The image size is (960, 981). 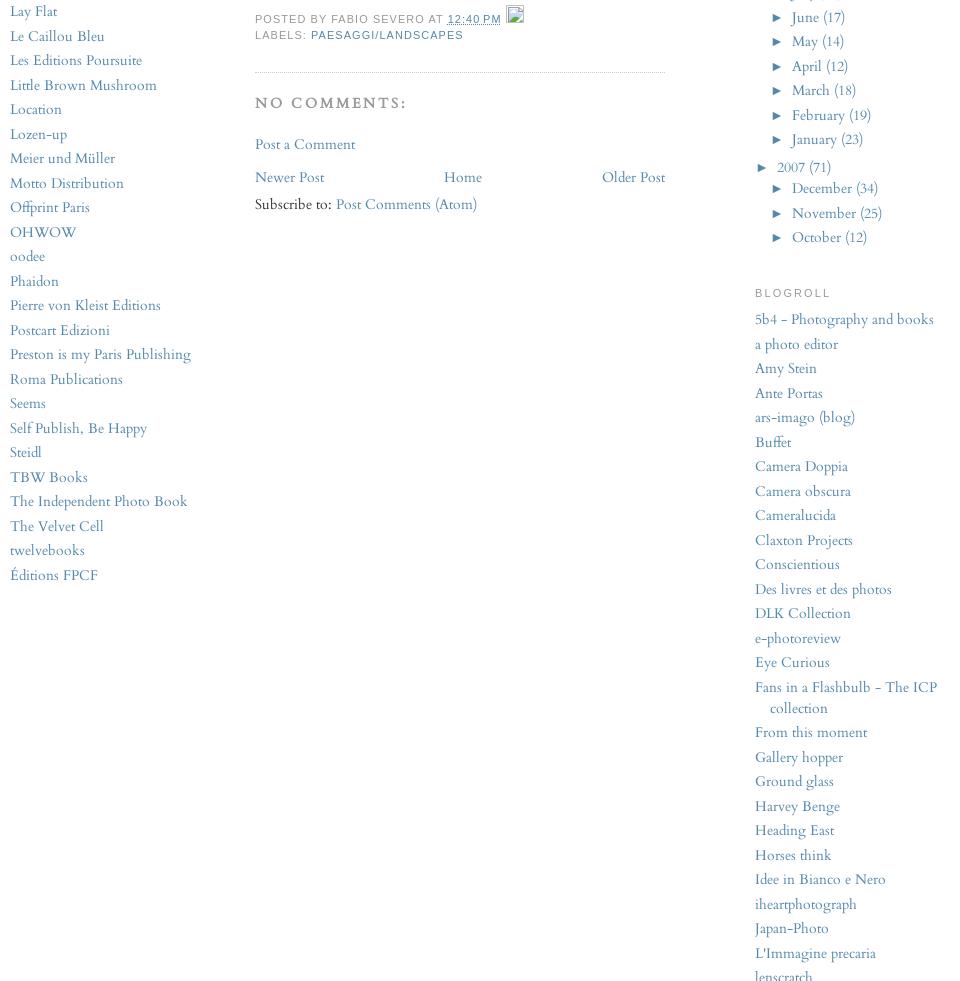 I want to click on 'e-photoreview', so click(x=798, y=637).